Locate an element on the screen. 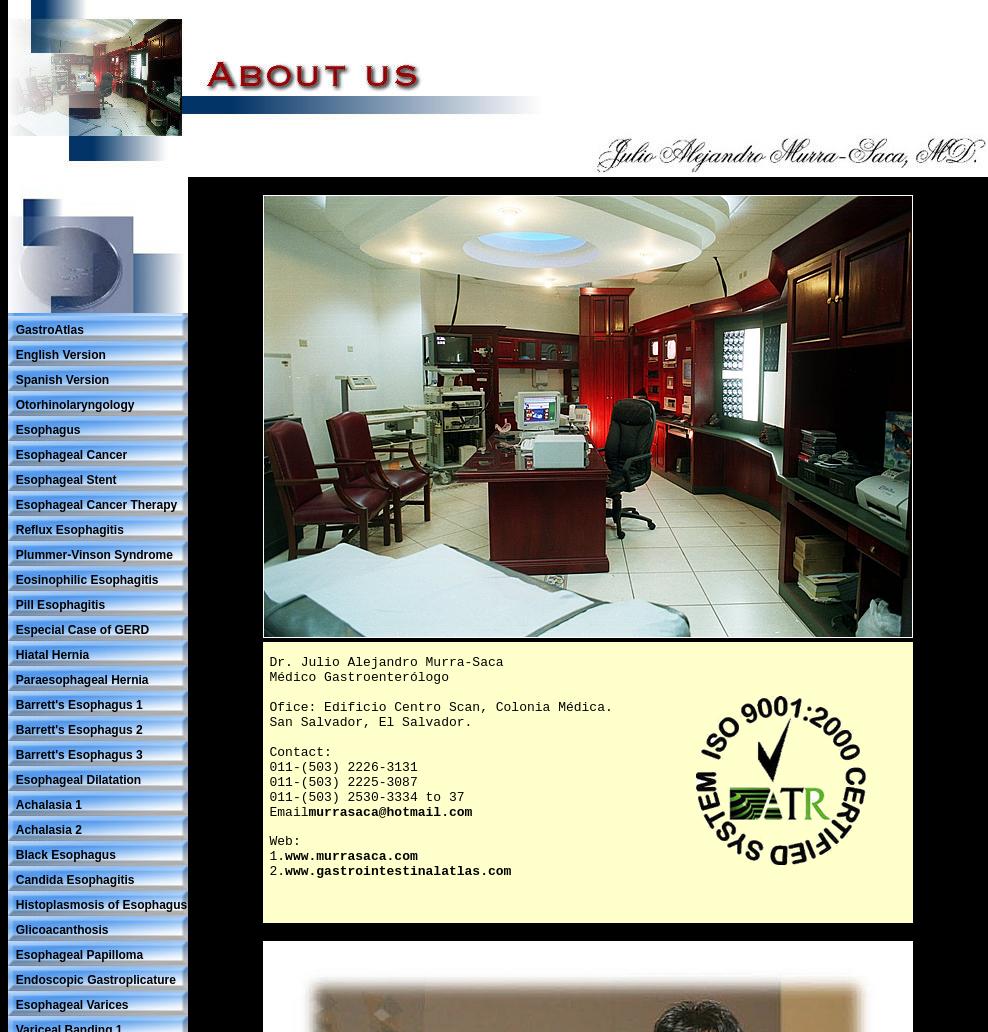 The image size is (988, 1032). 'Black Esophagus' is located at coordinates (65, 853).